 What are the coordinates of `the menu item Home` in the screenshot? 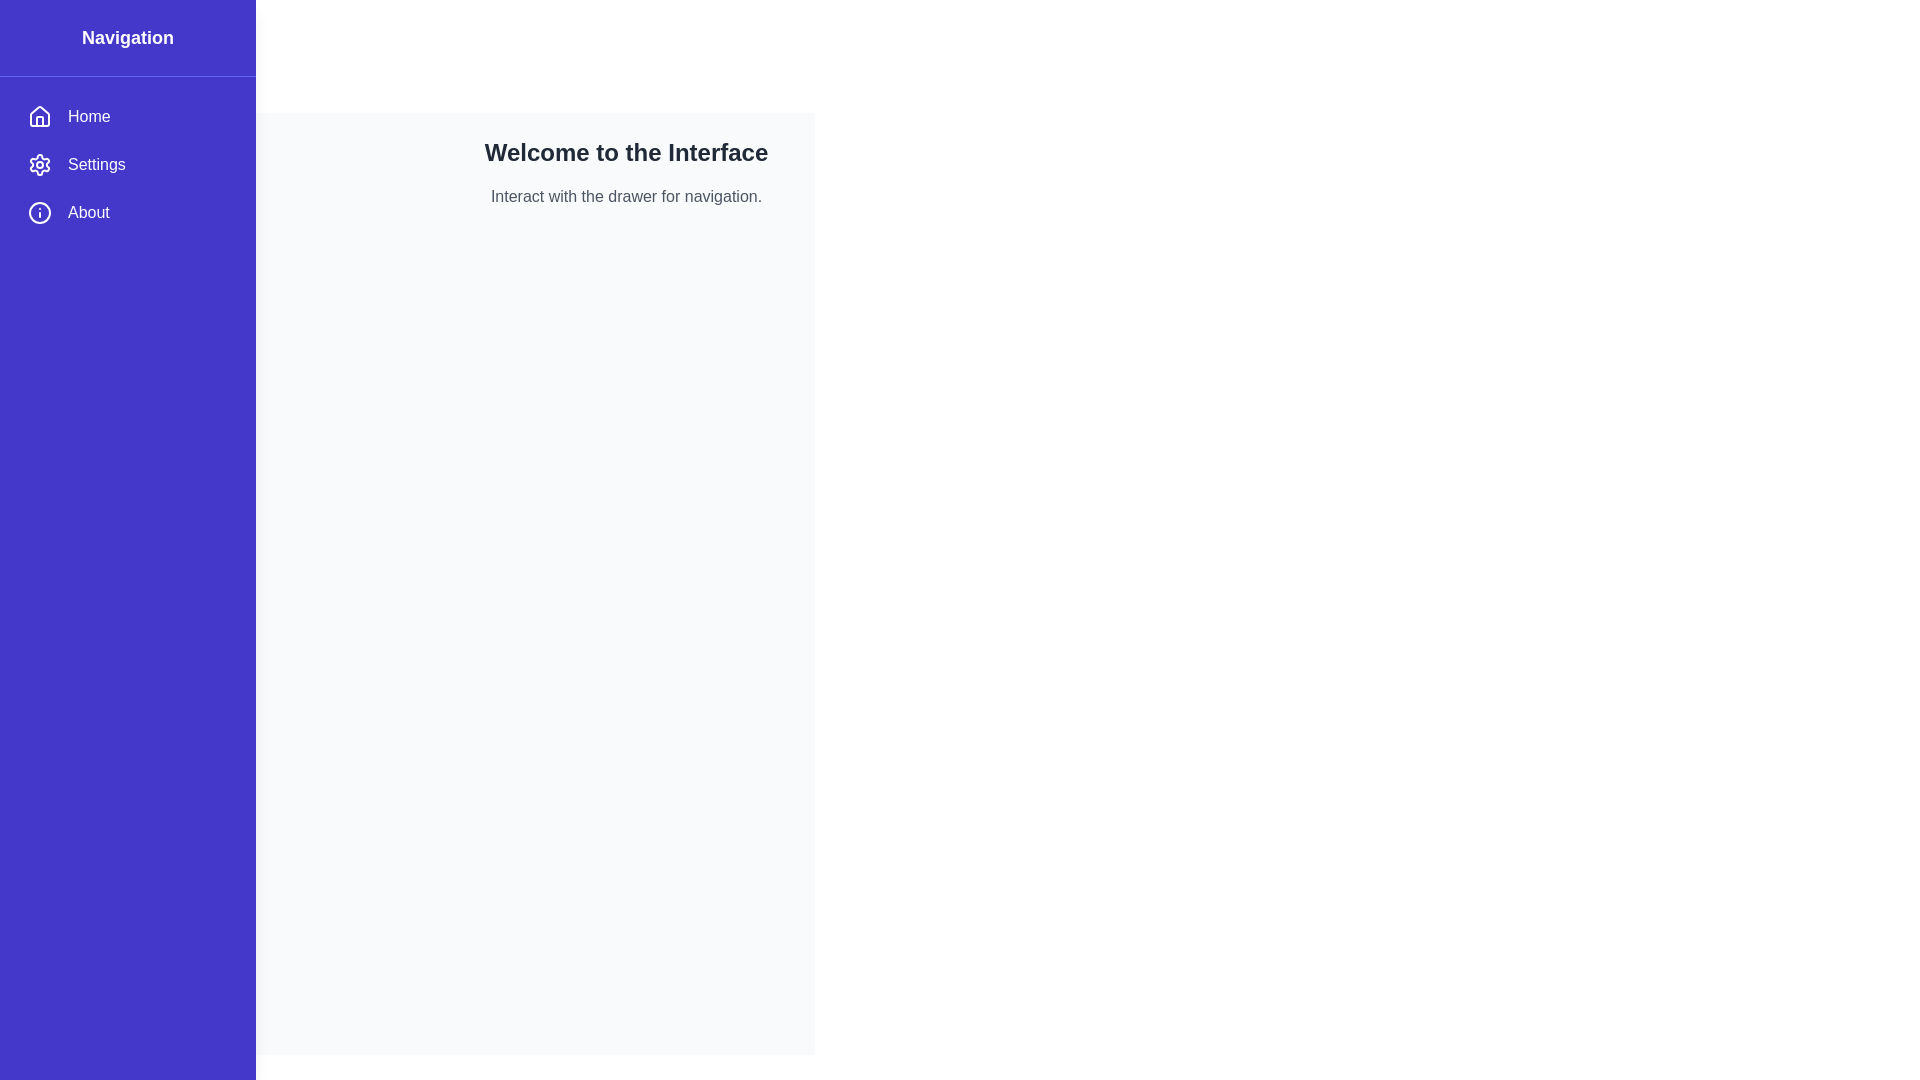 It's located at (127, 116).